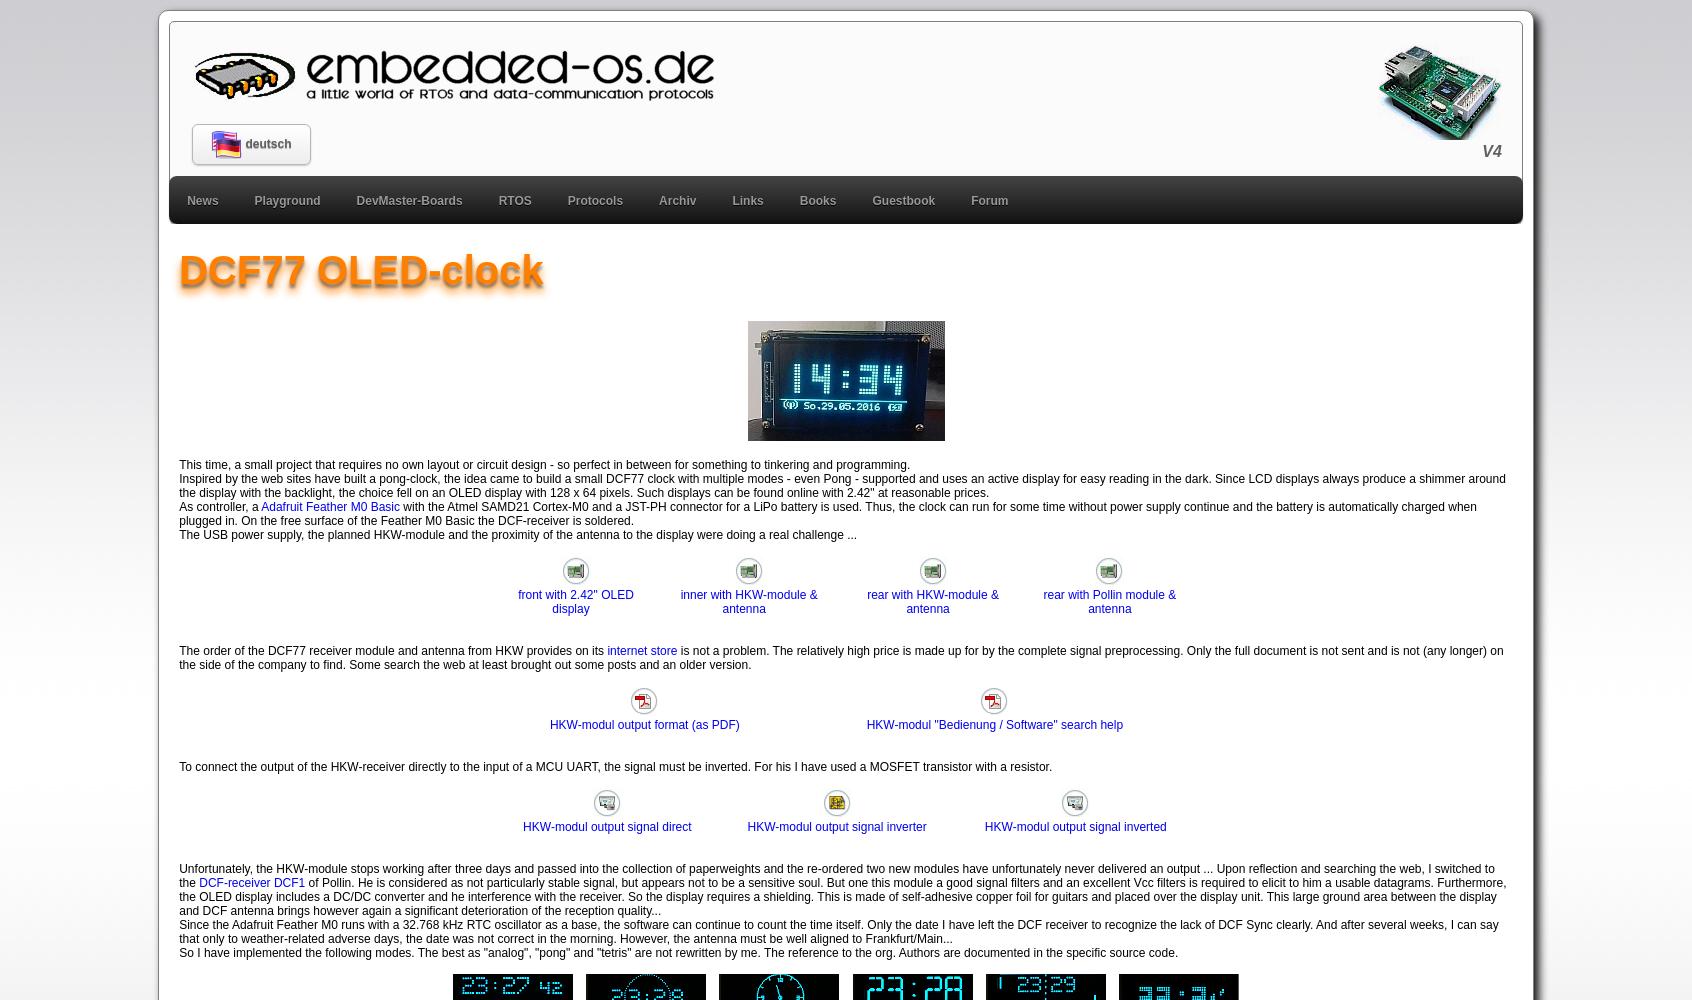 The image size is (1692, 1000). What do you see at coordinates (838, 931) in the screenshot?
I see `'Since the Adafruit Feather M0 runs with a 32.768 kHz RTC oscillator as a base, the software can continue to count the time itself. Only the date I have left the DCF receiver to recognize the lack of DCF Sync clearly. And after several weeks, I can say that only to weather-related adverse days, the date was not correct in the morning. However, the antenna must be well aligned to Frankfurt/Main...'` at bounding box center [838, 931].